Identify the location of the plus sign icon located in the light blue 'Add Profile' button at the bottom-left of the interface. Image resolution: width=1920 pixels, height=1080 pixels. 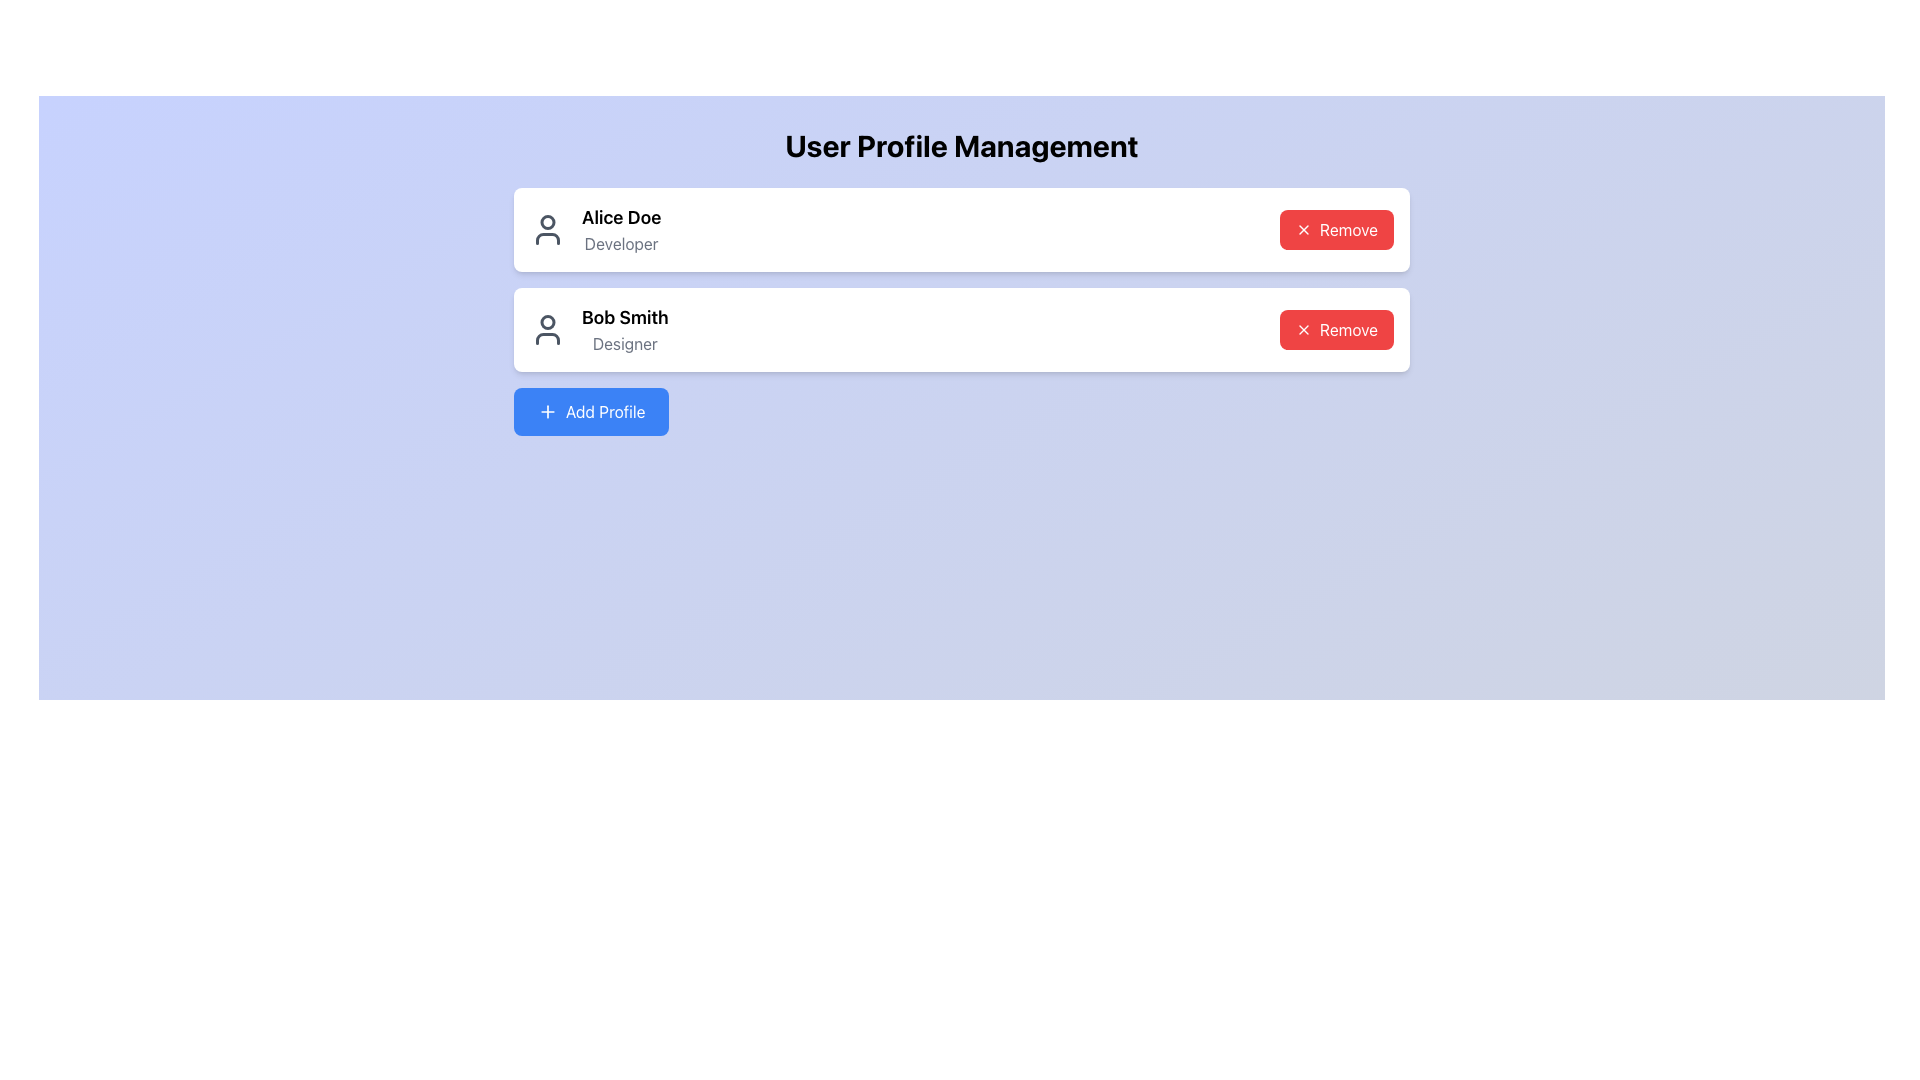
(547, 411).